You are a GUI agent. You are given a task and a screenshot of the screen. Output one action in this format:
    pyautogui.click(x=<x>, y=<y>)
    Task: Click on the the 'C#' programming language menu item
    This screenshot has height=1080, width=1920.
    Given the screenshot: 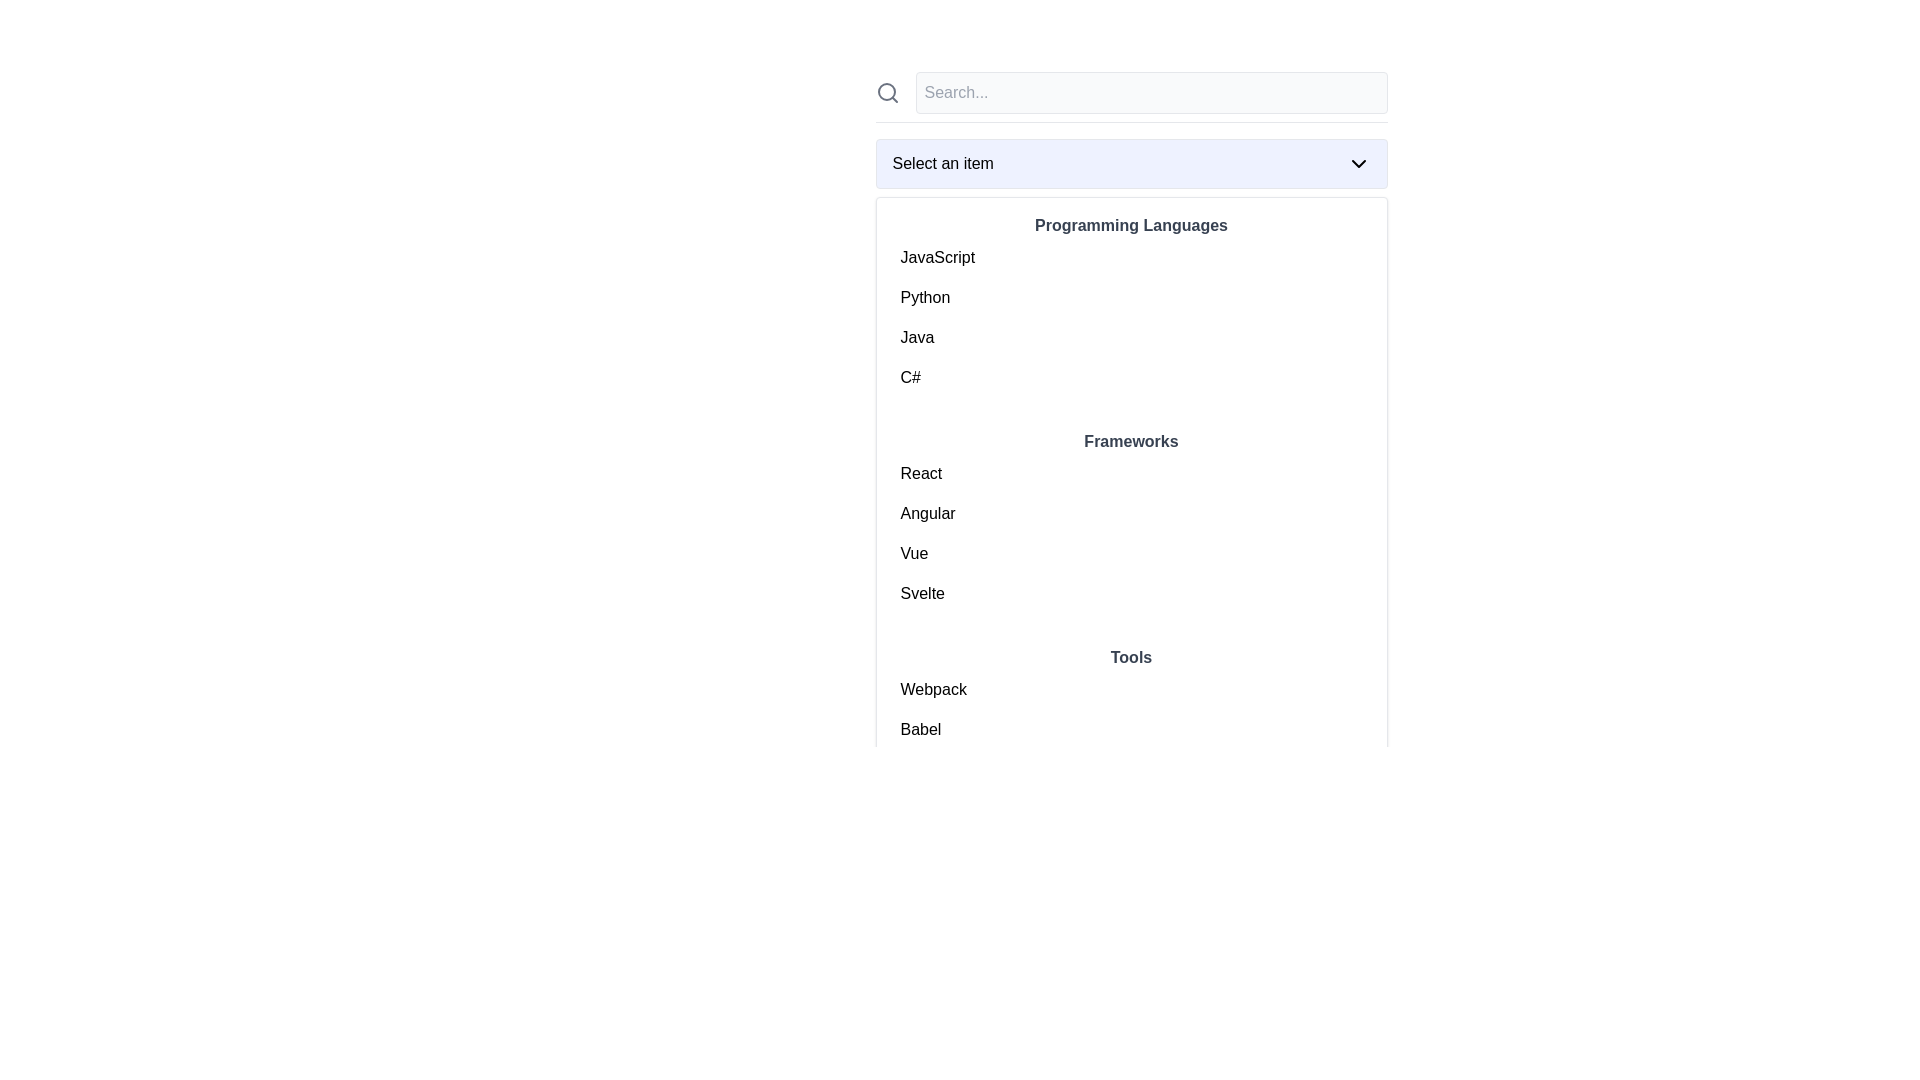 What is the action you would take?
    pyautogui.click(x=1131, y=378)
    